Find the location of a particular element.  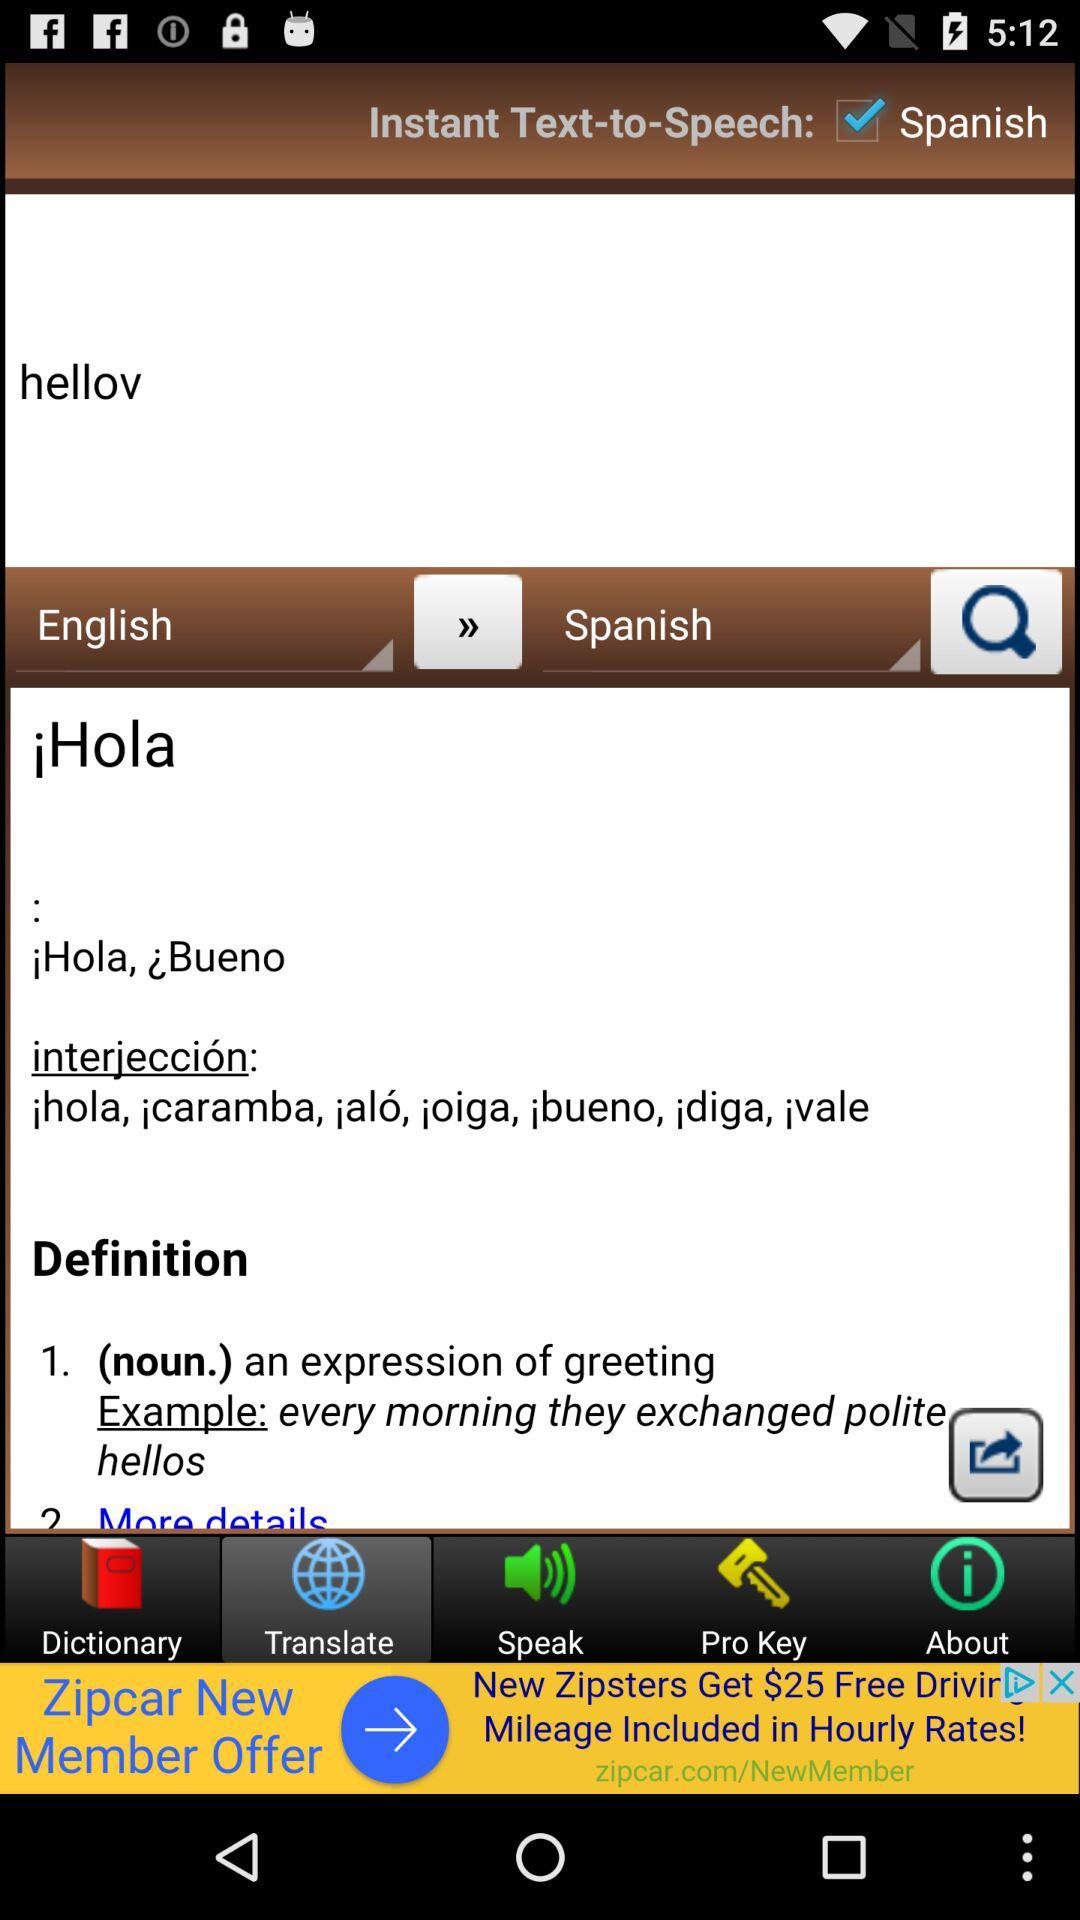

share page is located at coordinates (995, 1454).